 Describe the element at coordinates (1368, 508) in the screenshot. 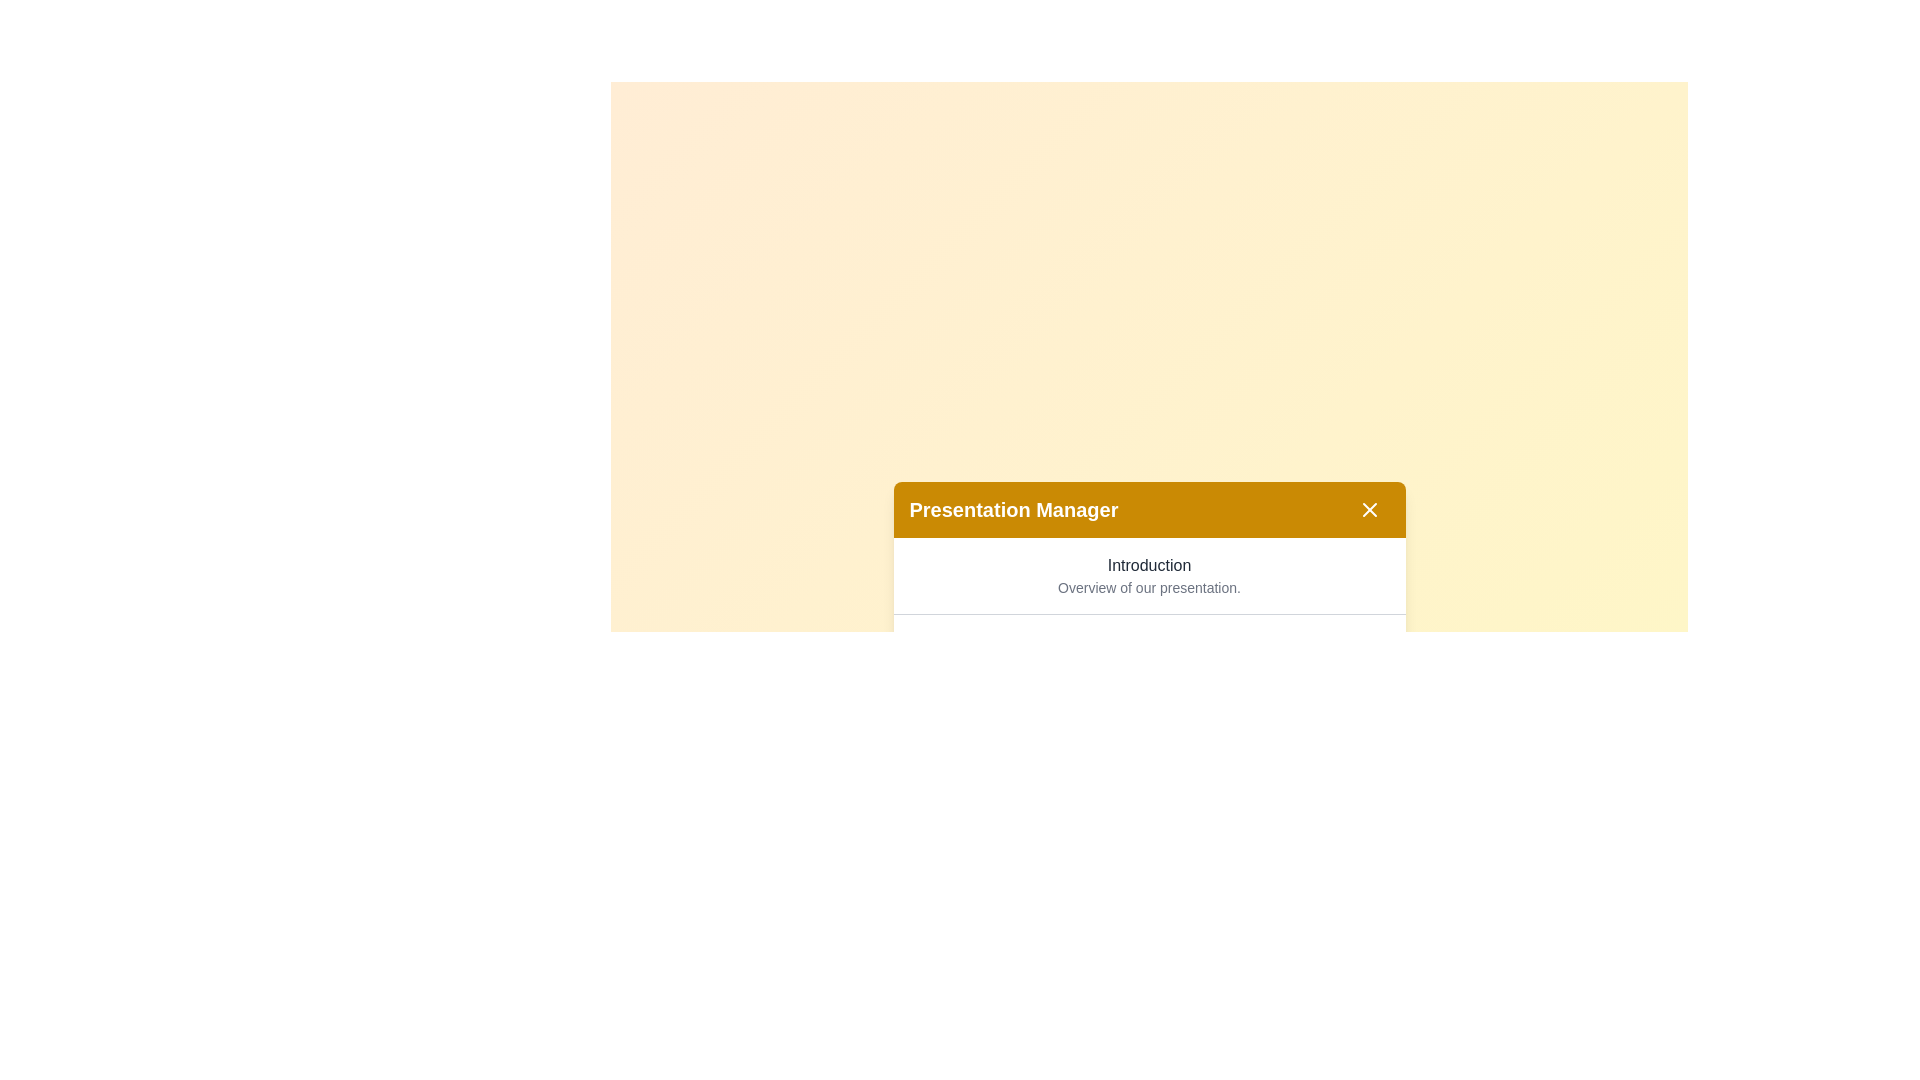

I see `the close button in the top-right corner of the dialog` at that location.